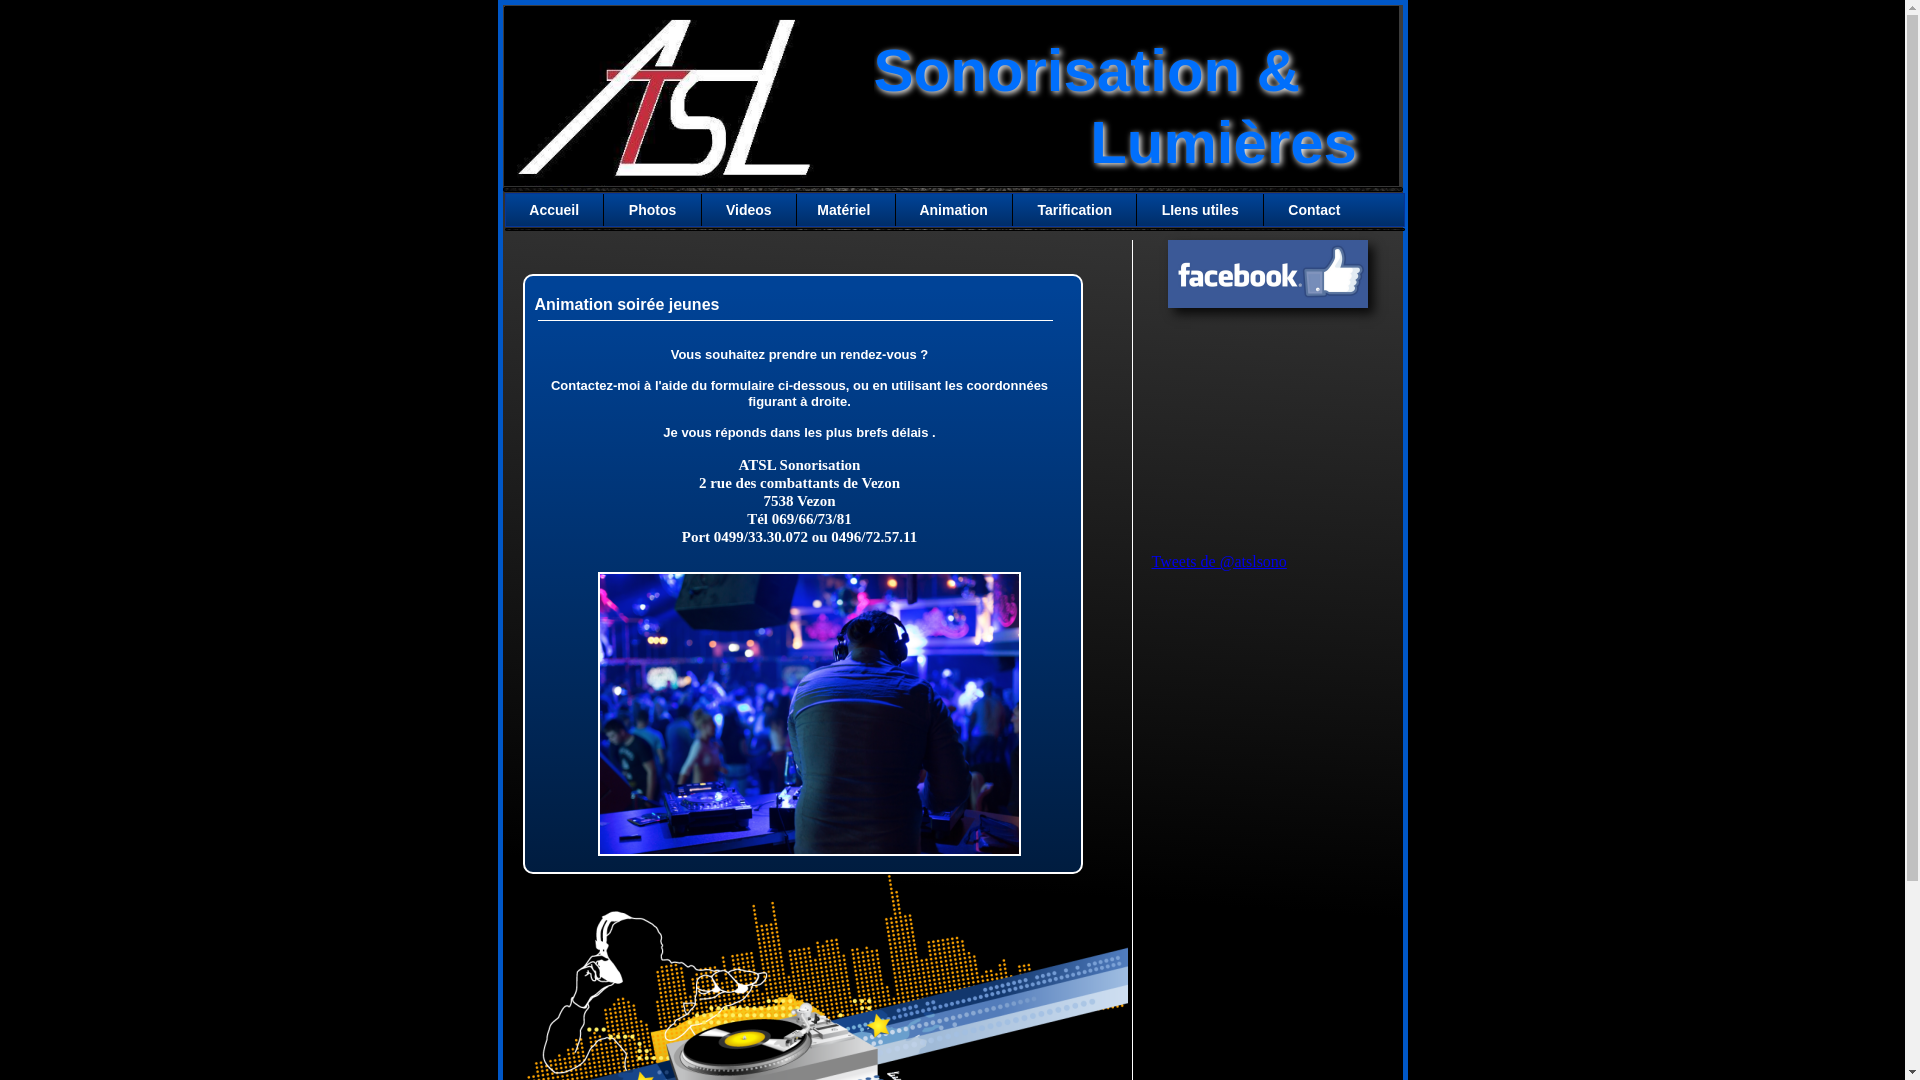  Describe the element at coordinates (1264, 209) in the screenshot. I see `'      Contact     '` at that location.